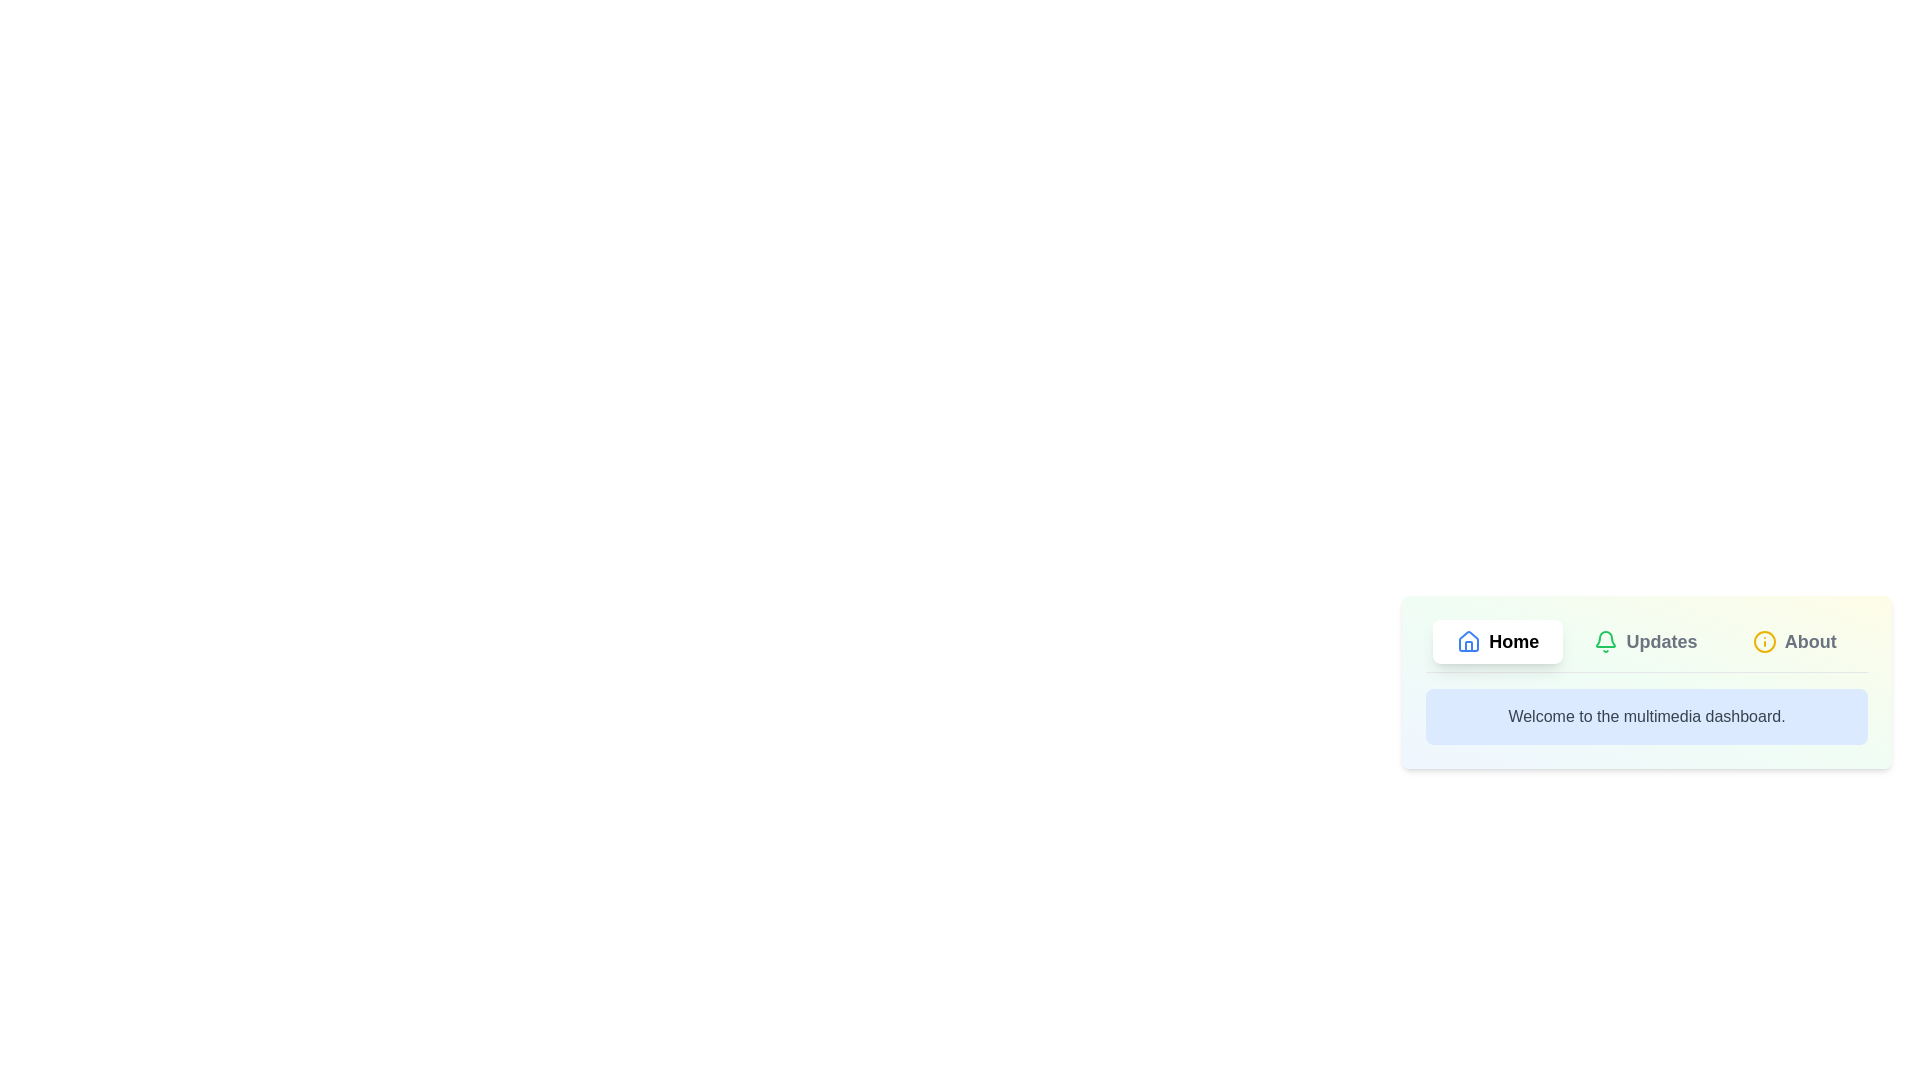 The width and height of the screenshot is (1920, 1080). I want to click on the Home tab by clicking on it, so click(1498, 641).